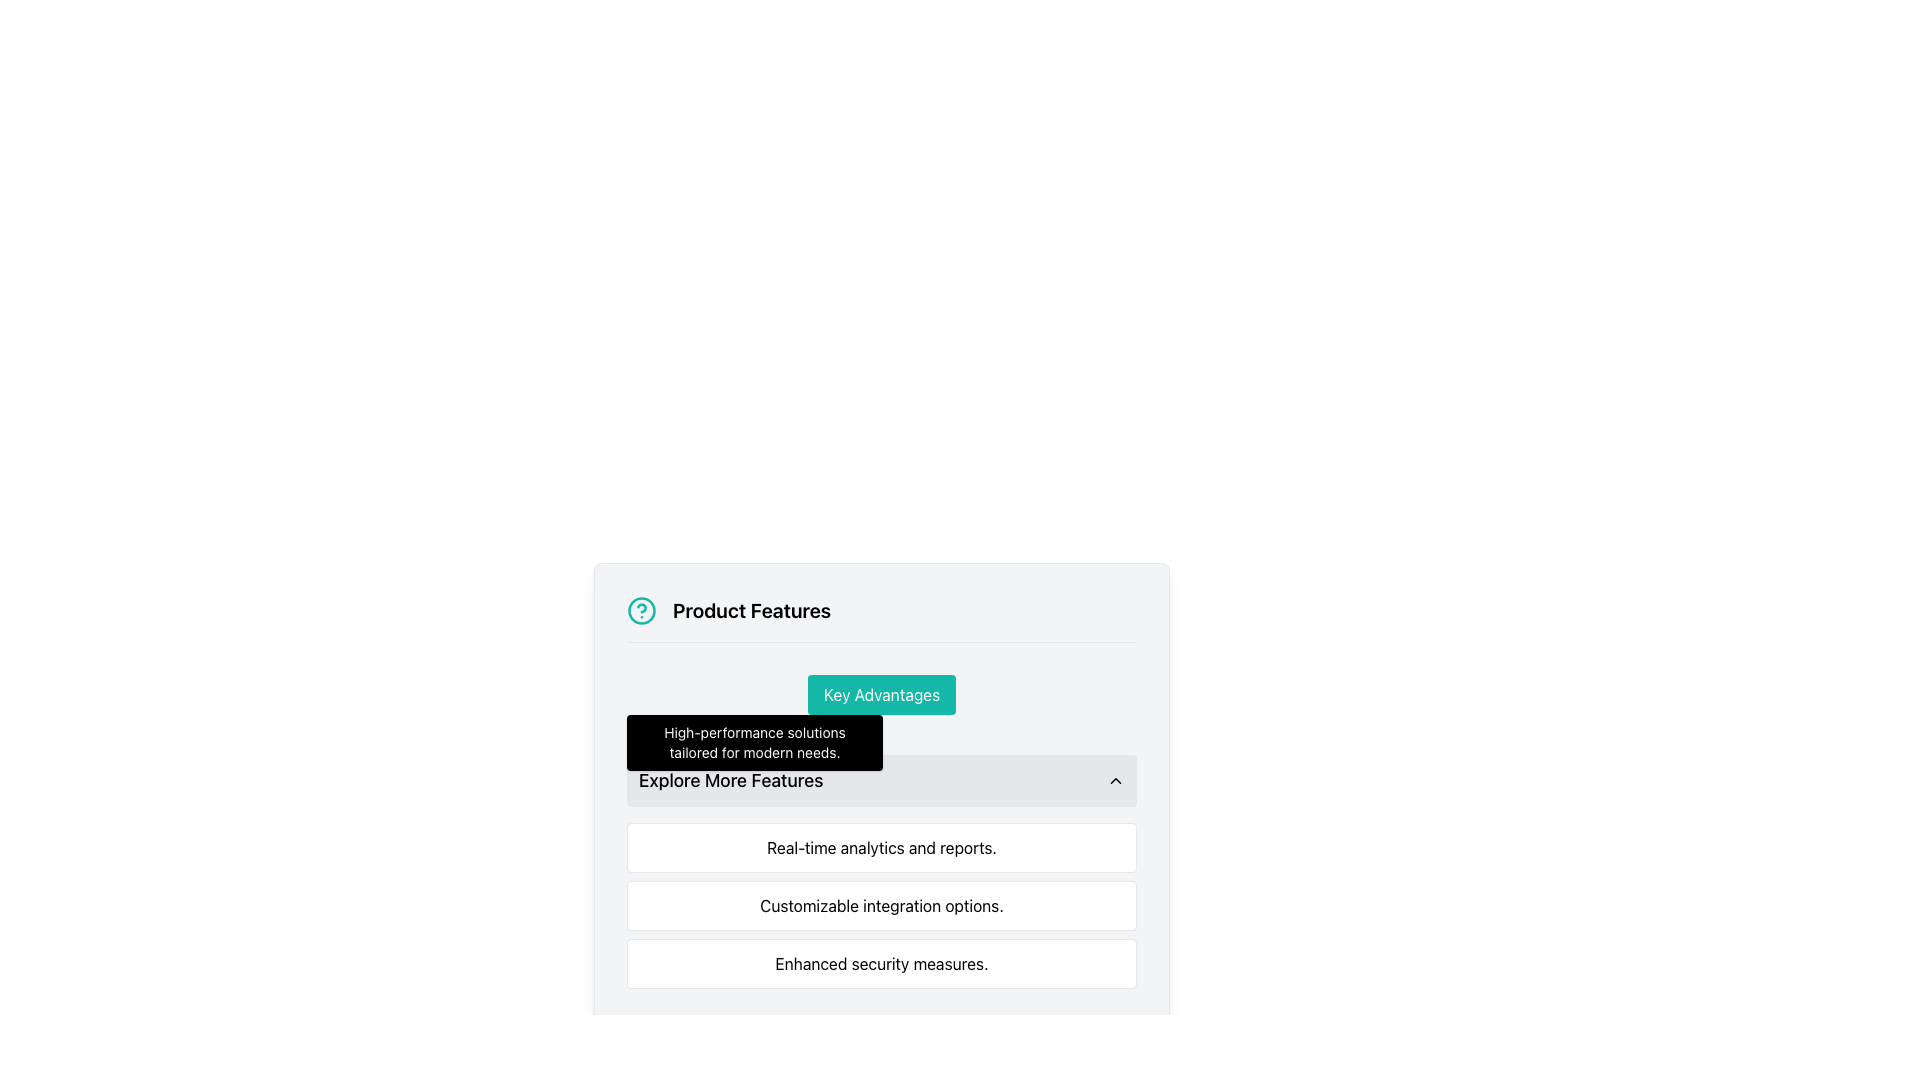  I want to click on the static text block element that displays 'Real-time analytics and reports.', which is the first of three horizontally aligned elements below the 'Explore More Features' header, so click(881, 848).